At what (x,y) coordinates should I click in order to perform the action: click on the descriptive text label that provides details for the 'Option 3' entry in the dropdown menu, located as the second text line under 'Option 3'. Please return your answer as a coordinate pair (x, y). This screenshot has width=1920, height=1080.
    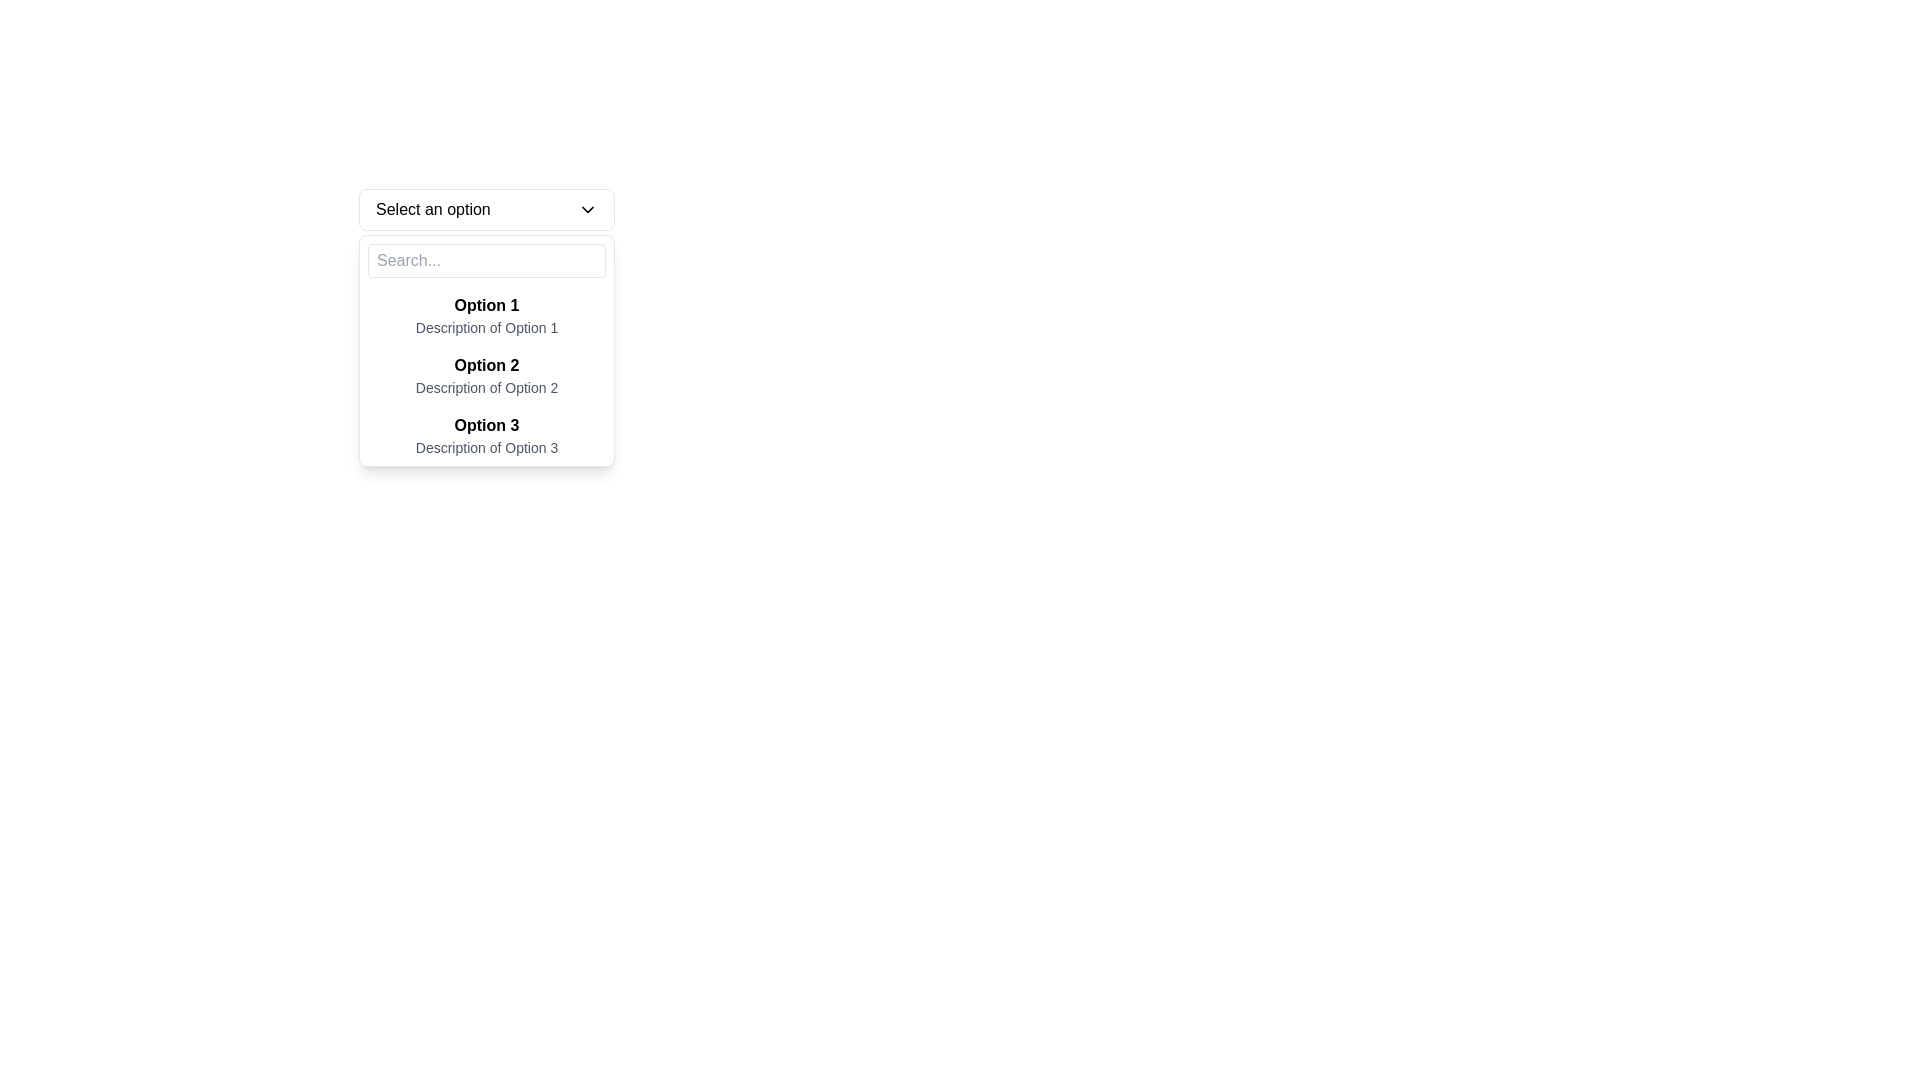
    Looking at the image, I should click on (486, 446).